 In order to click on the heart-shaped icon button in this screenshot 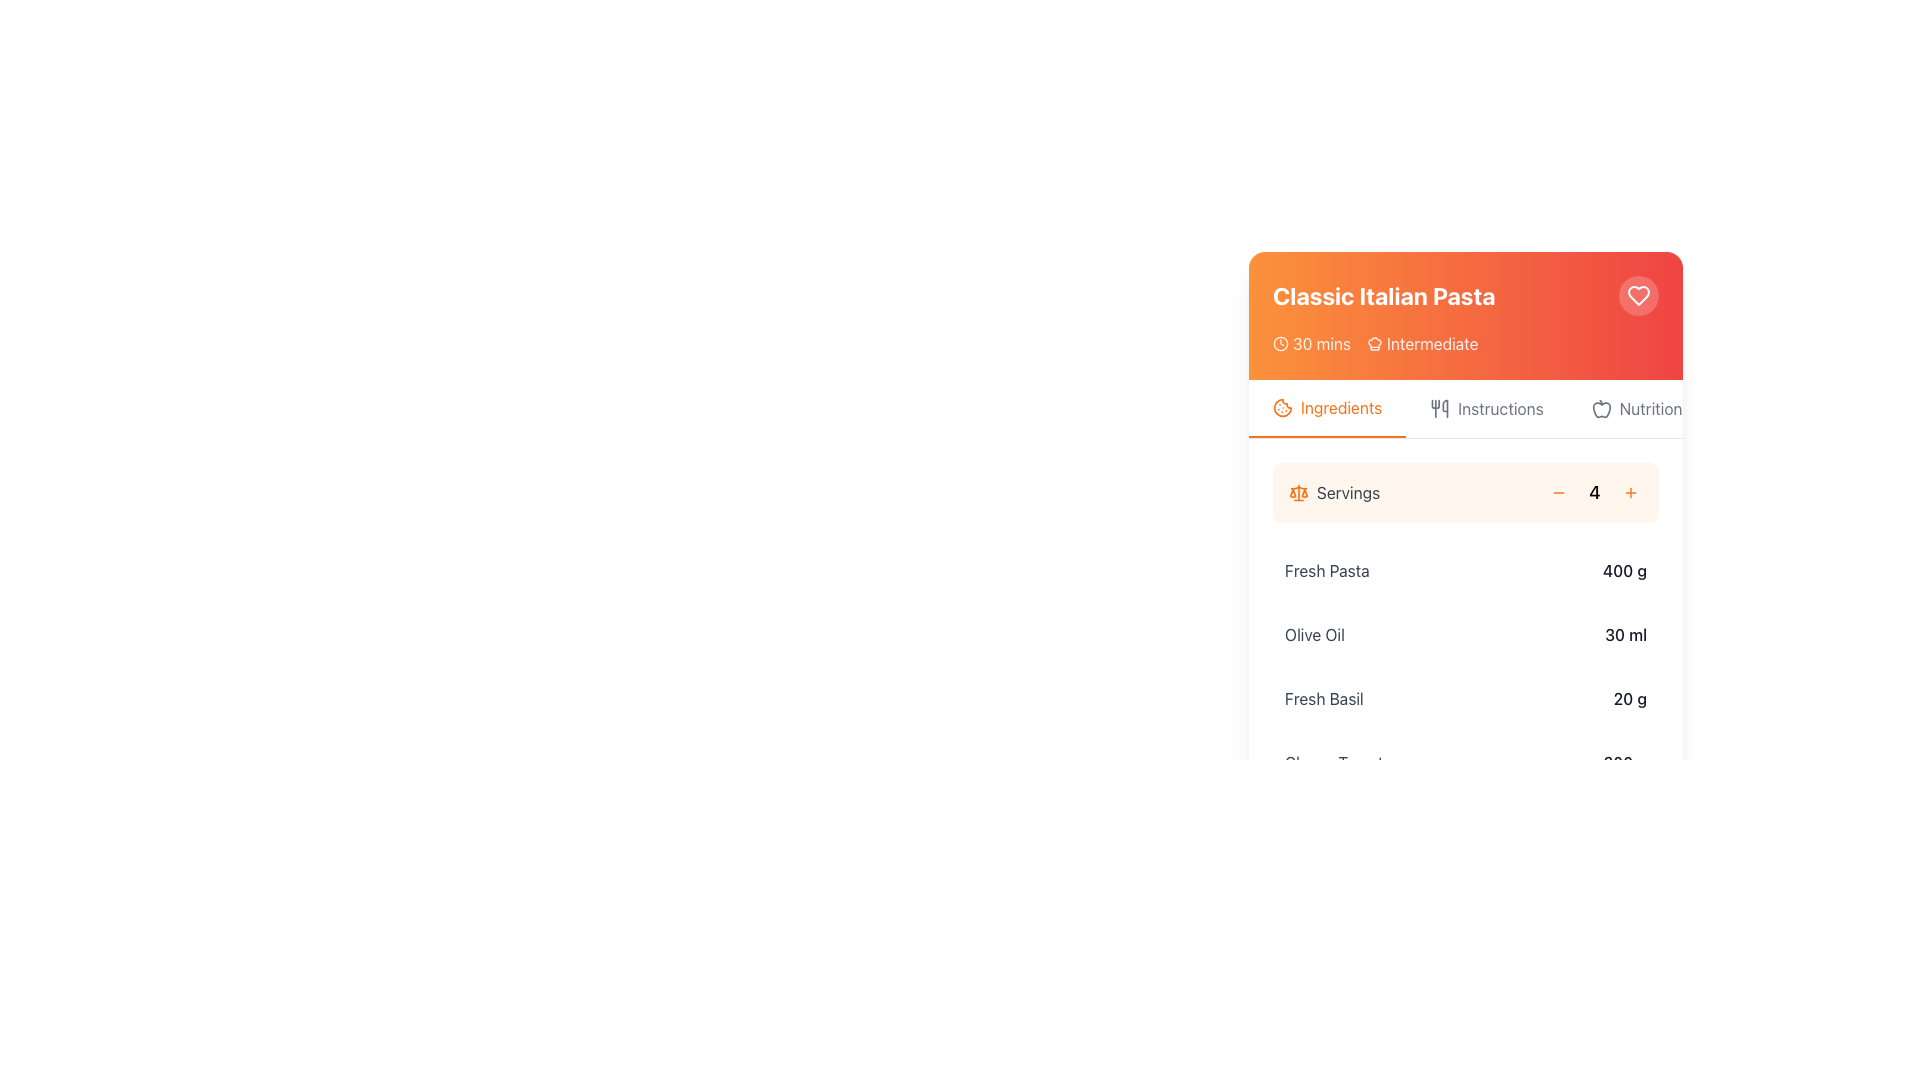, I will do `click(1638, 296)`.